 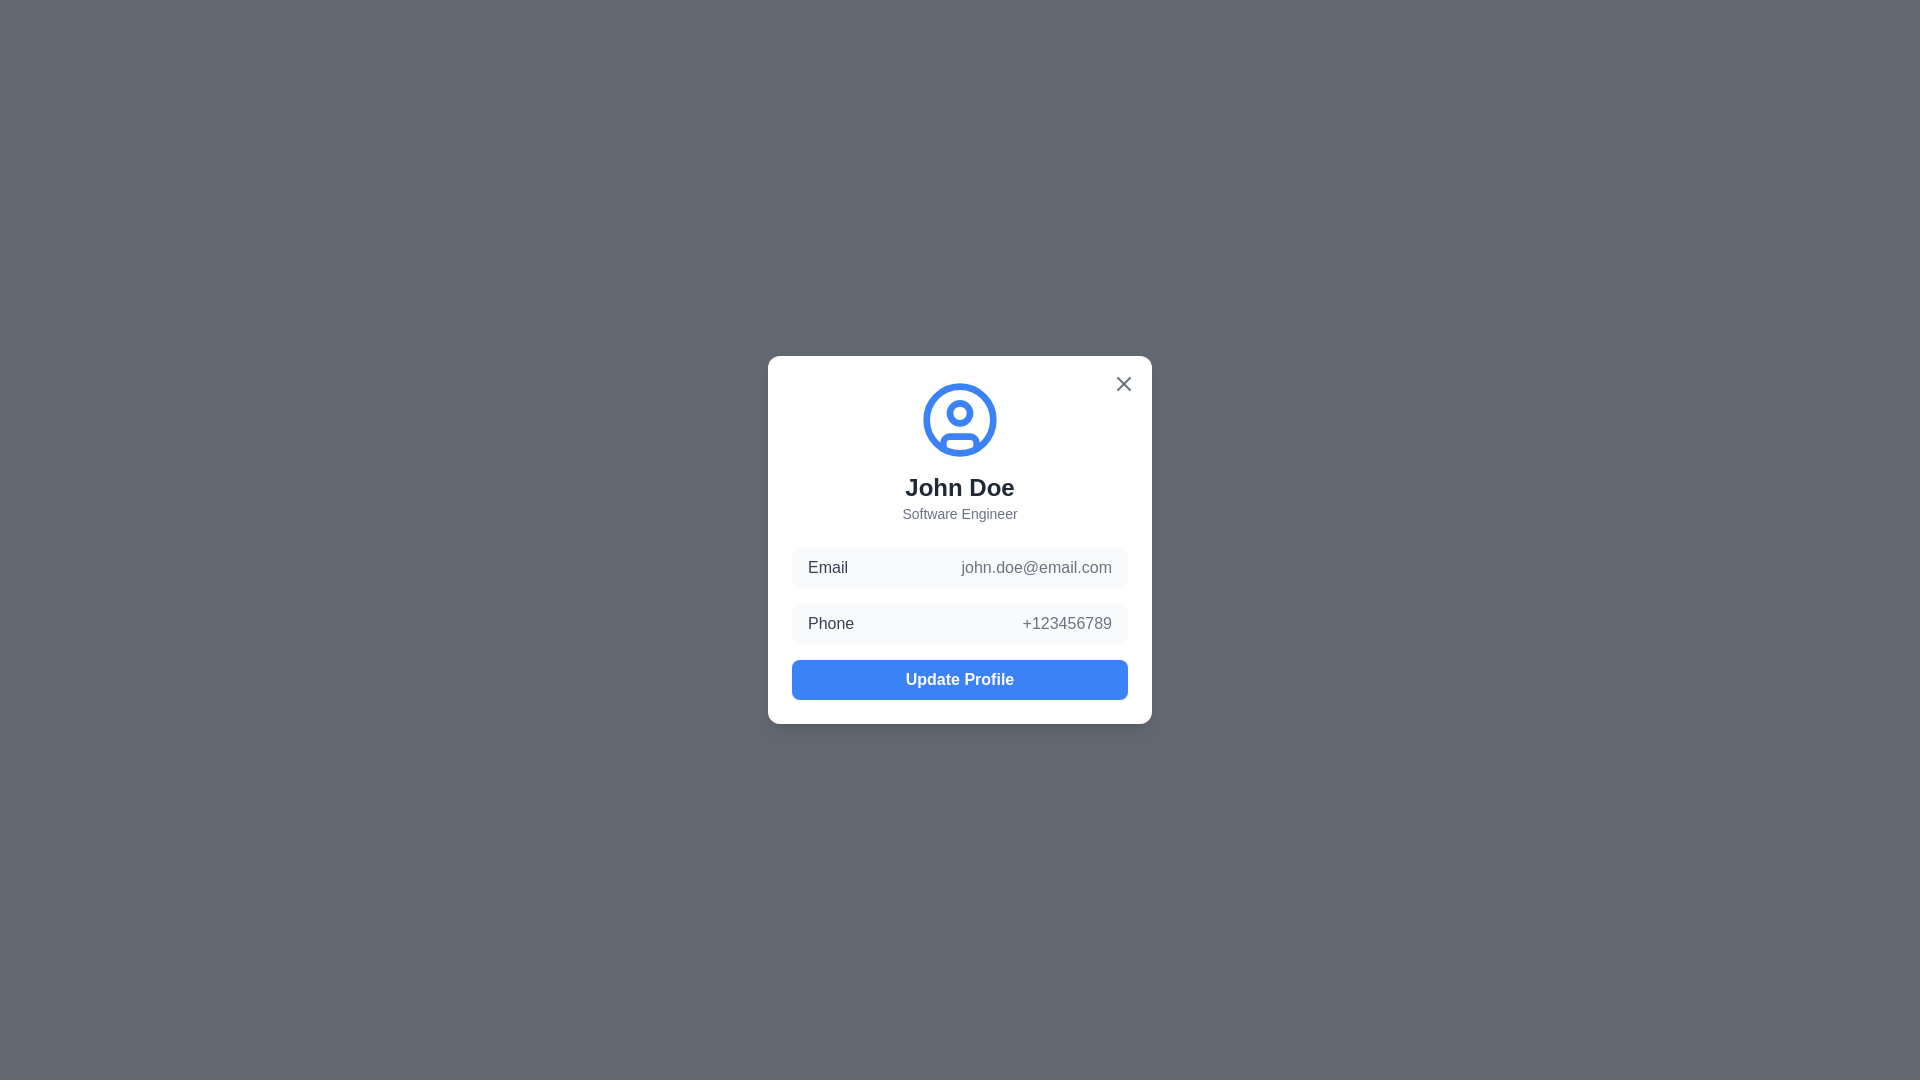 What do you see at coordinates (1066, 623) in the screenshot?
I see `the static text displaying the phone number '+123456789', which is located to the right of the 'Phone' label in the bottom portion of the profile form layout` at bounding box center [1066, 623].